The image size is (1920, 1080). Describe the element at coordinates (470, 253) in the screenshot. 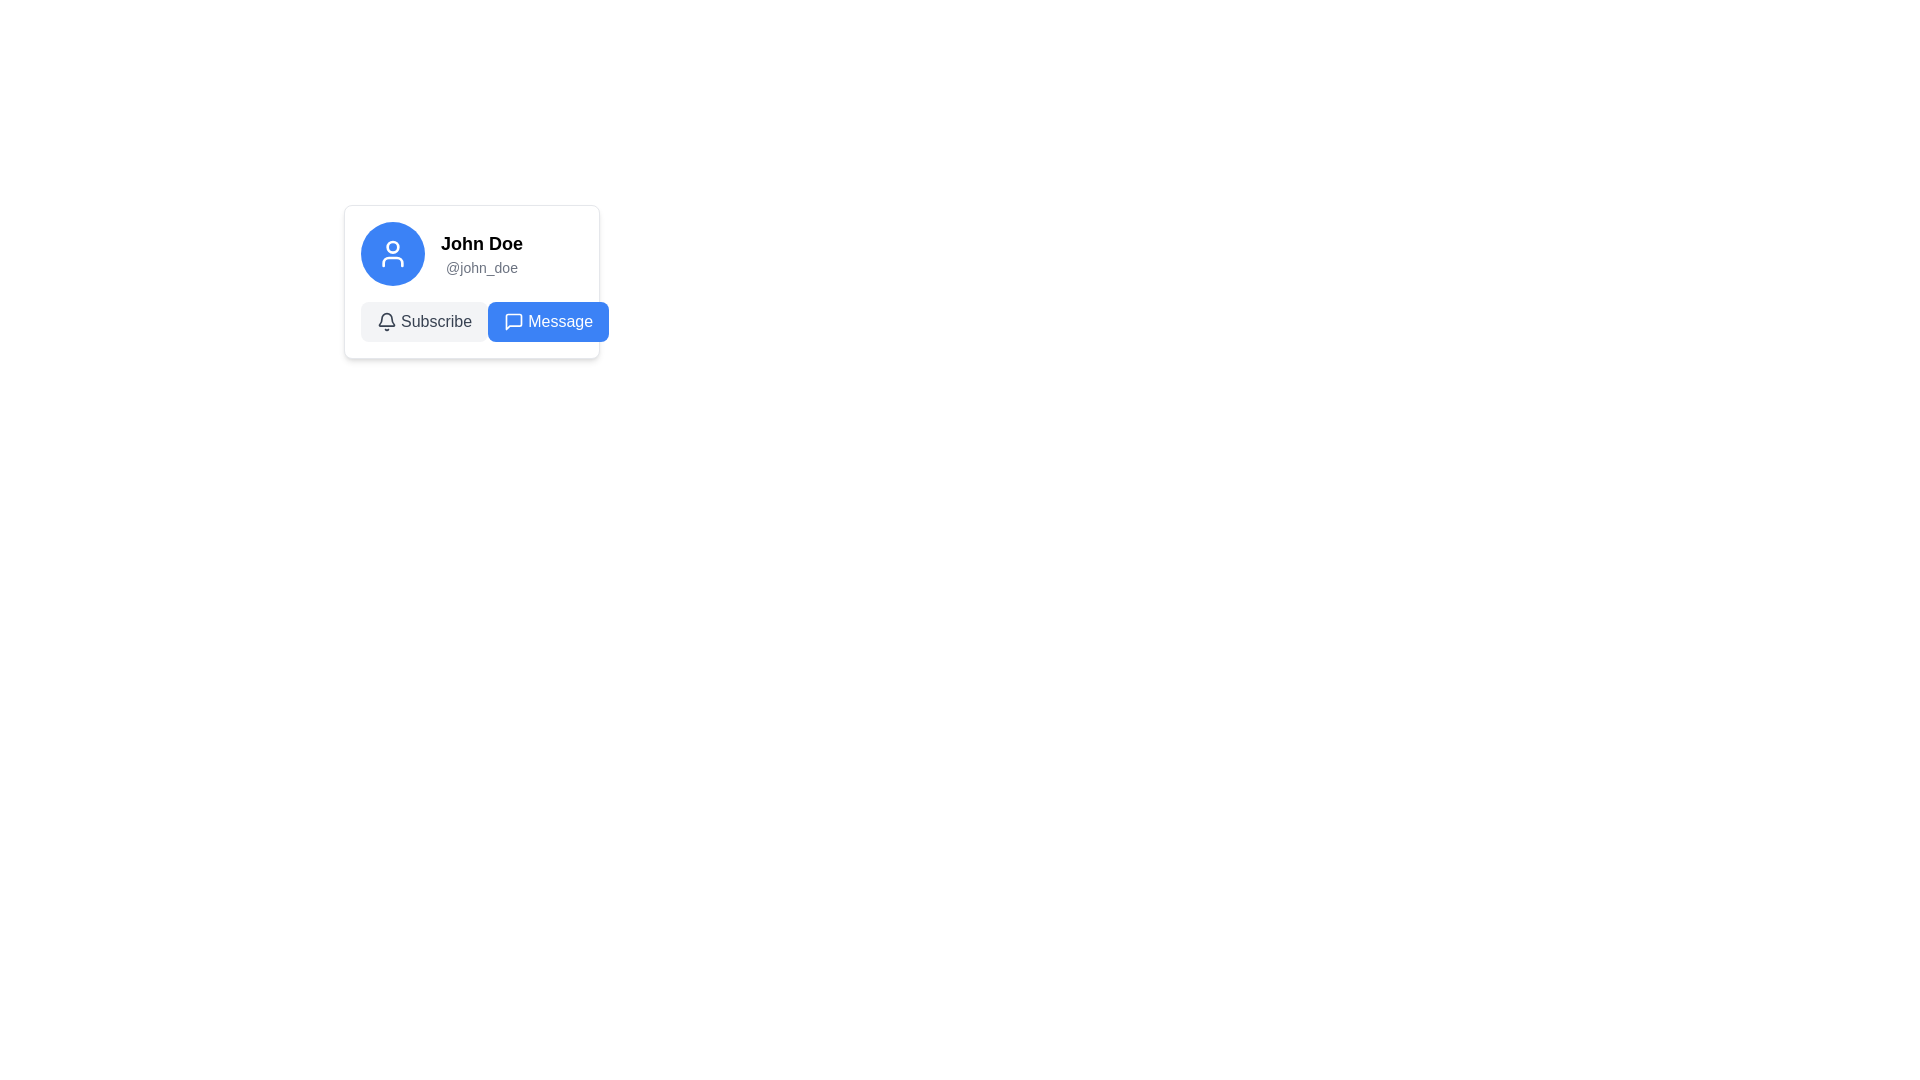

I see `the Text Display element containing the name 'John Doe' and username '@john_doe', located in the upper half of a card-like section` at that location.